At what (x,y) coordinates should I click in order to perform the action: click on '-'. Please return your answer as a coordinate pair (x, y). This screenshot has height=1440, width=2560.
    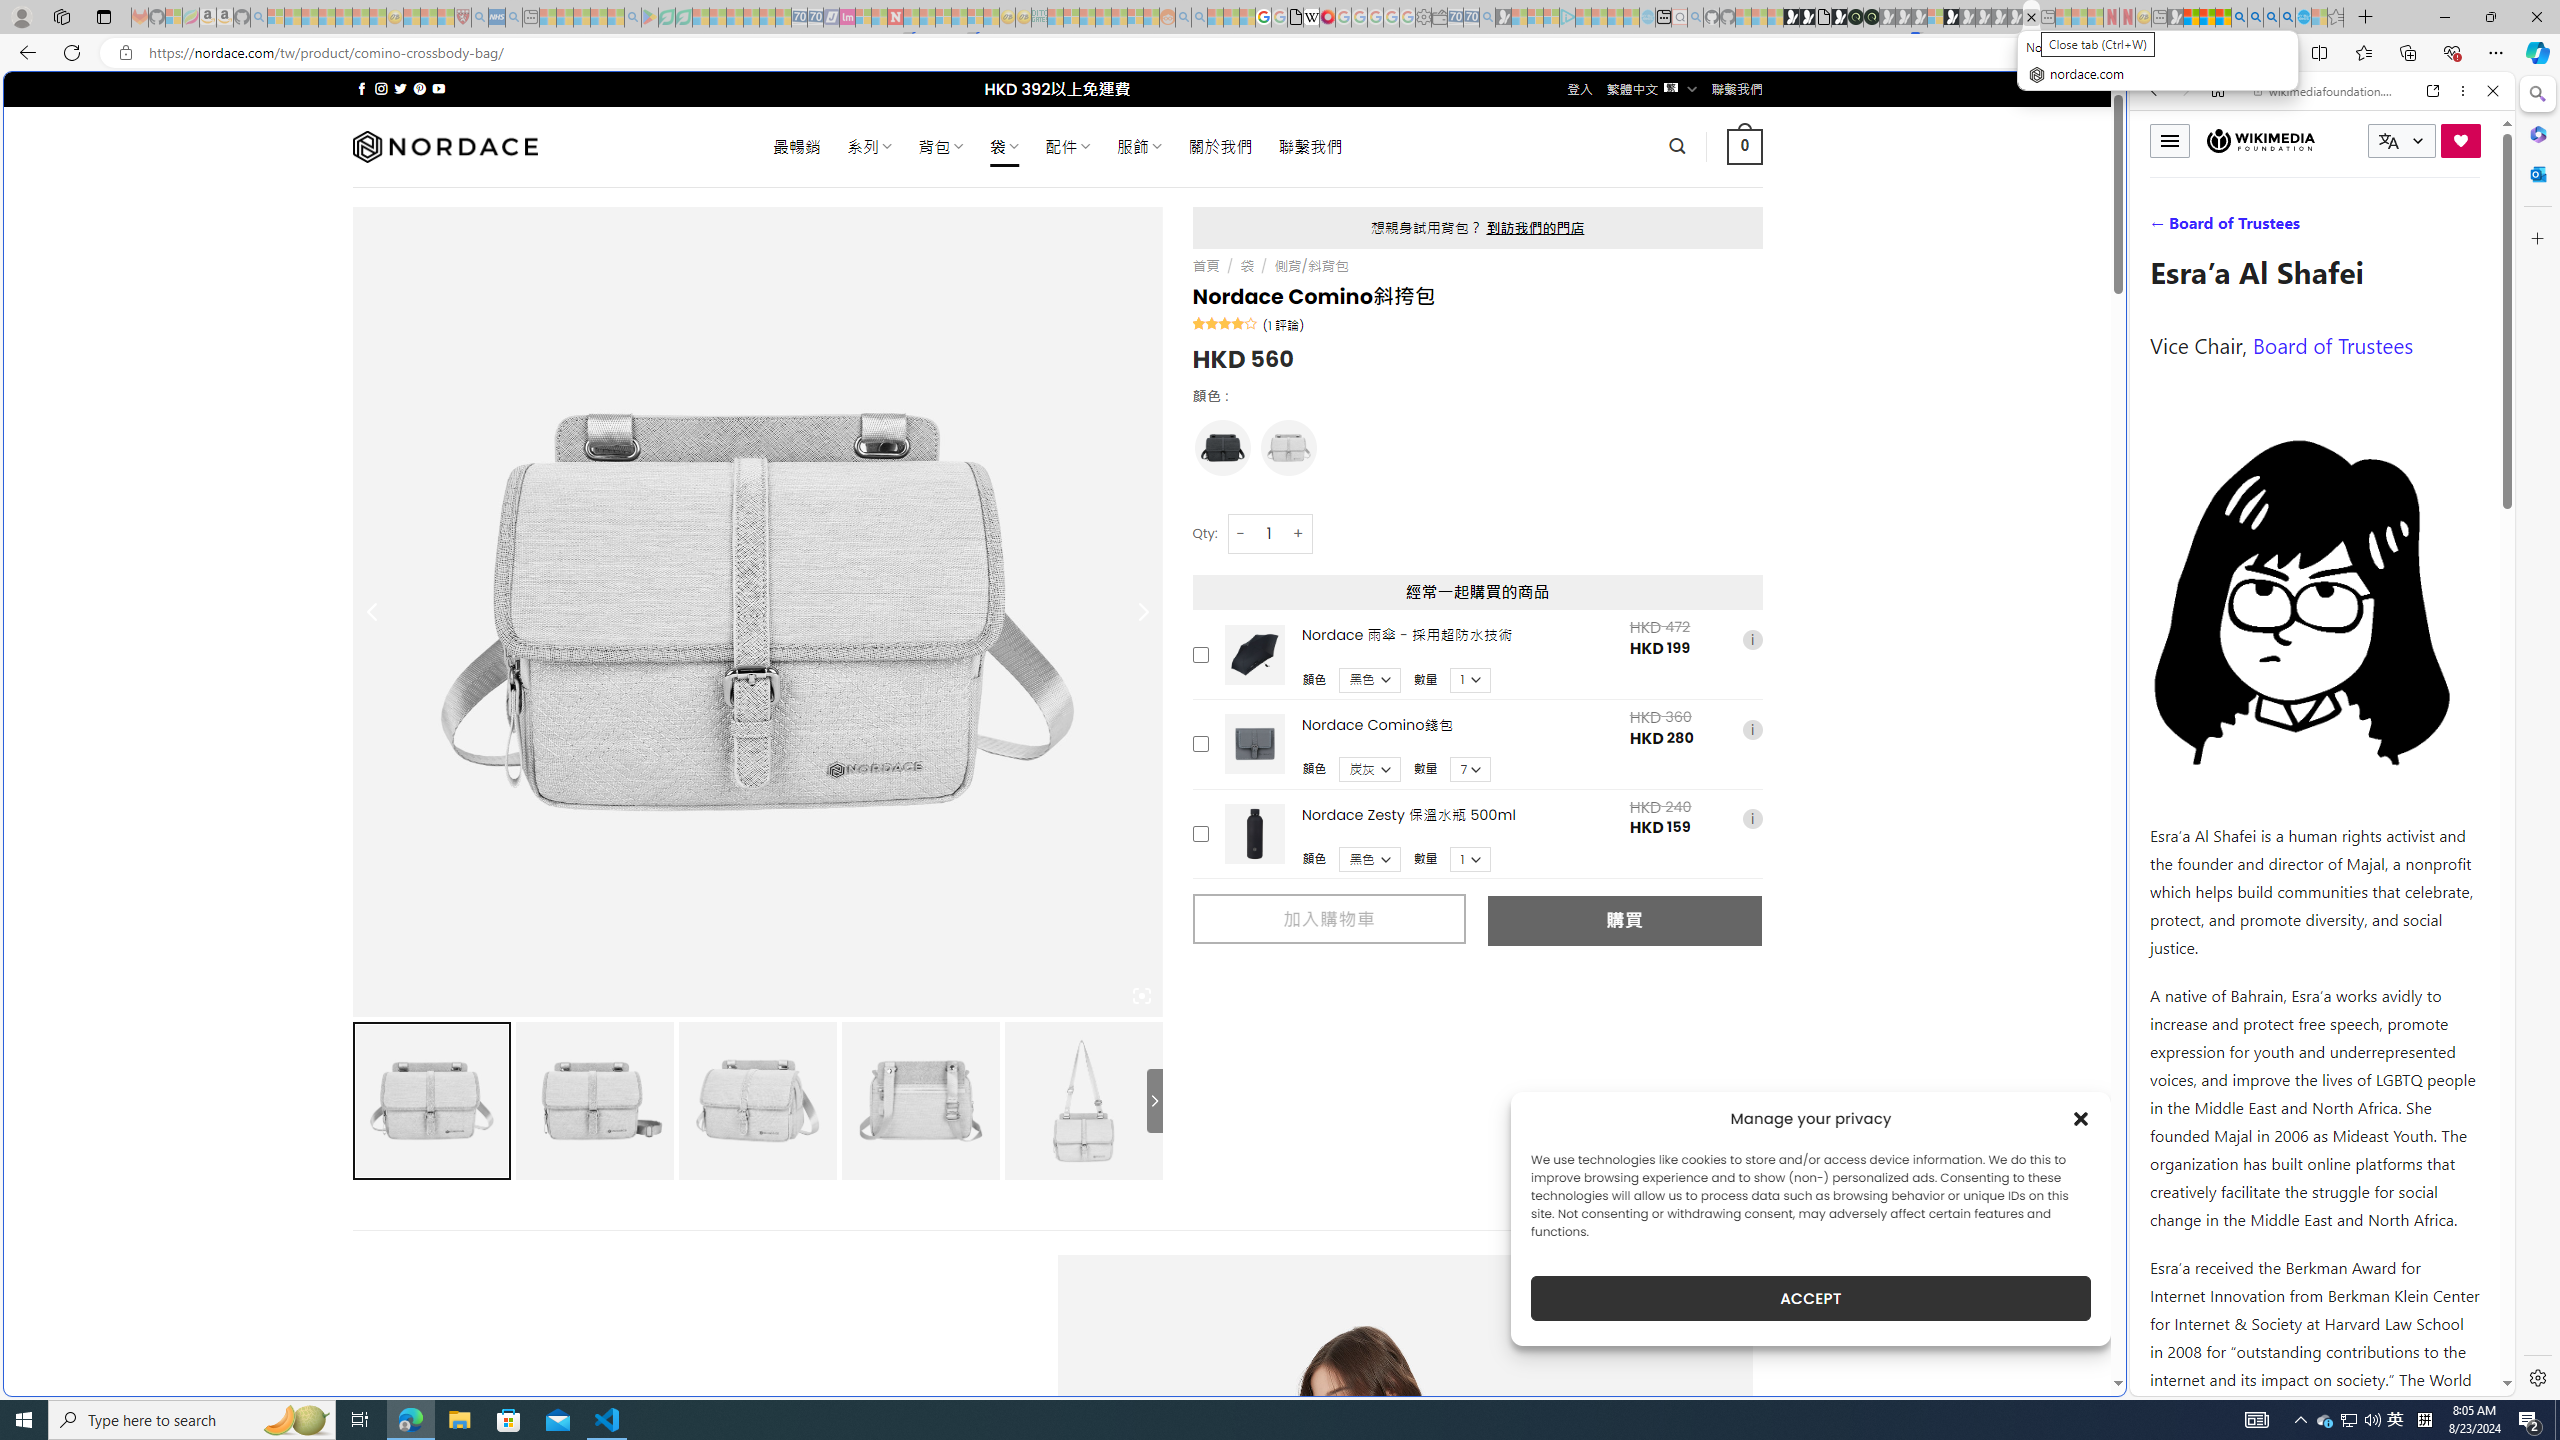
    Looking at the image, I should click on (1239, 532).